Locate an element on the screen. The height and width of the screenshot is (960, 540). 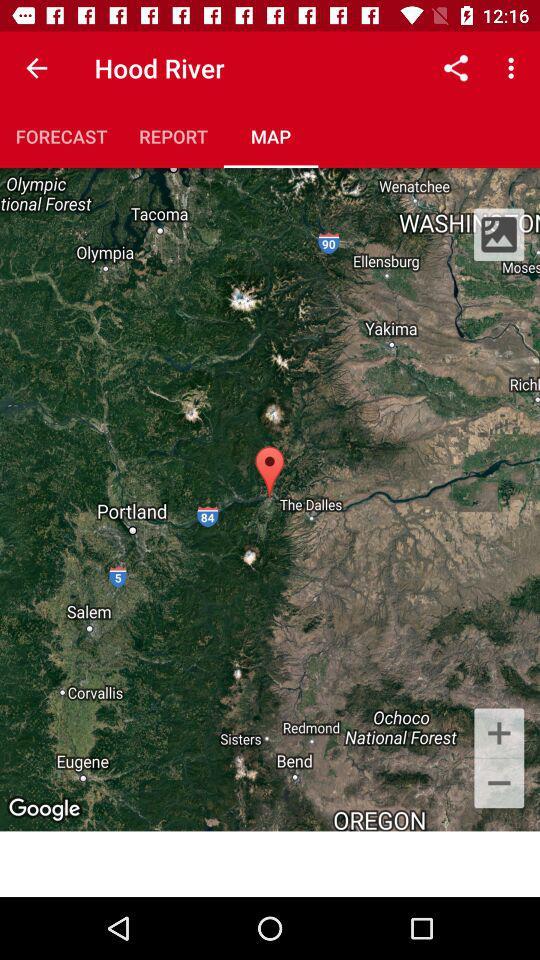
the add icon is located at coordinates (498, 731).